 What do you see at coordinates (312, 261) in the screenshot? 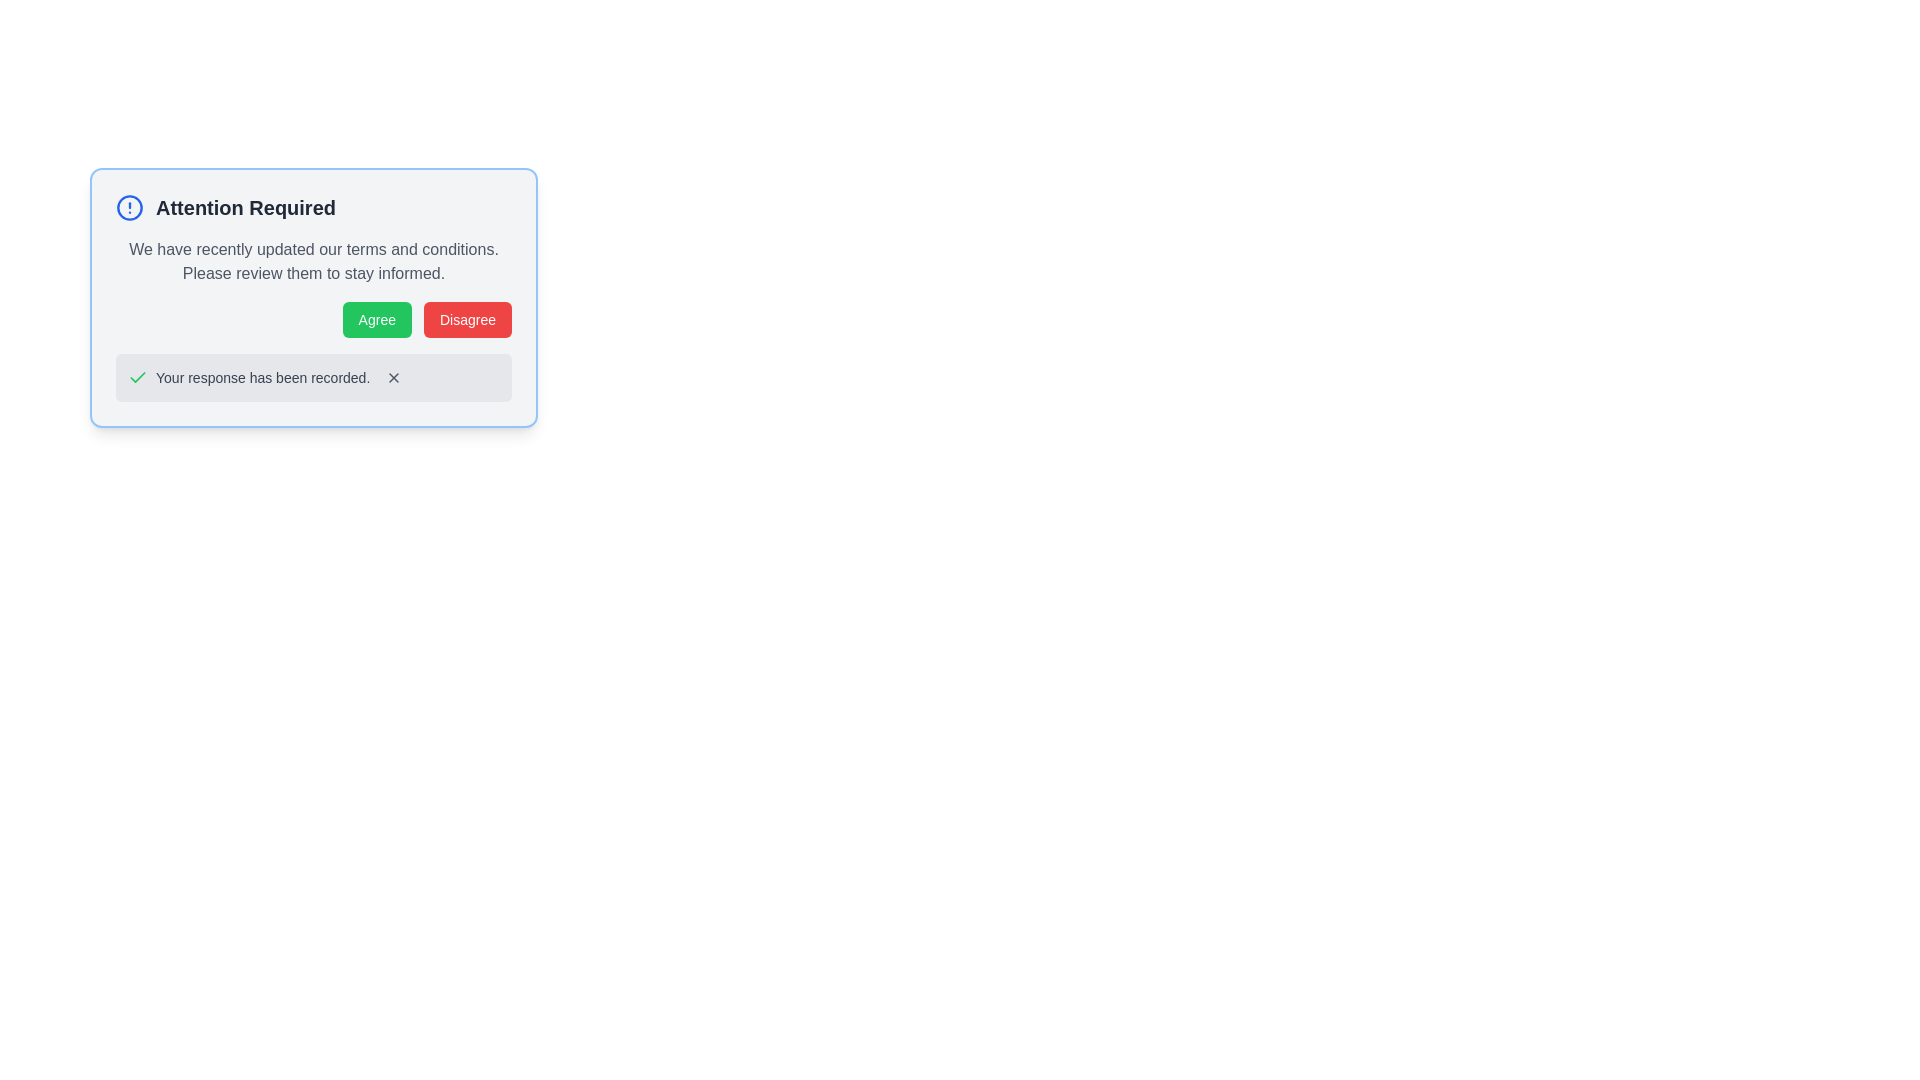
I see `the informational text label regarding the recent update to terms and conditions, positioned below the 'Attention Required' header and above the 'Agree' and 'Disagree' buttons` at bounding box center [312, 261].